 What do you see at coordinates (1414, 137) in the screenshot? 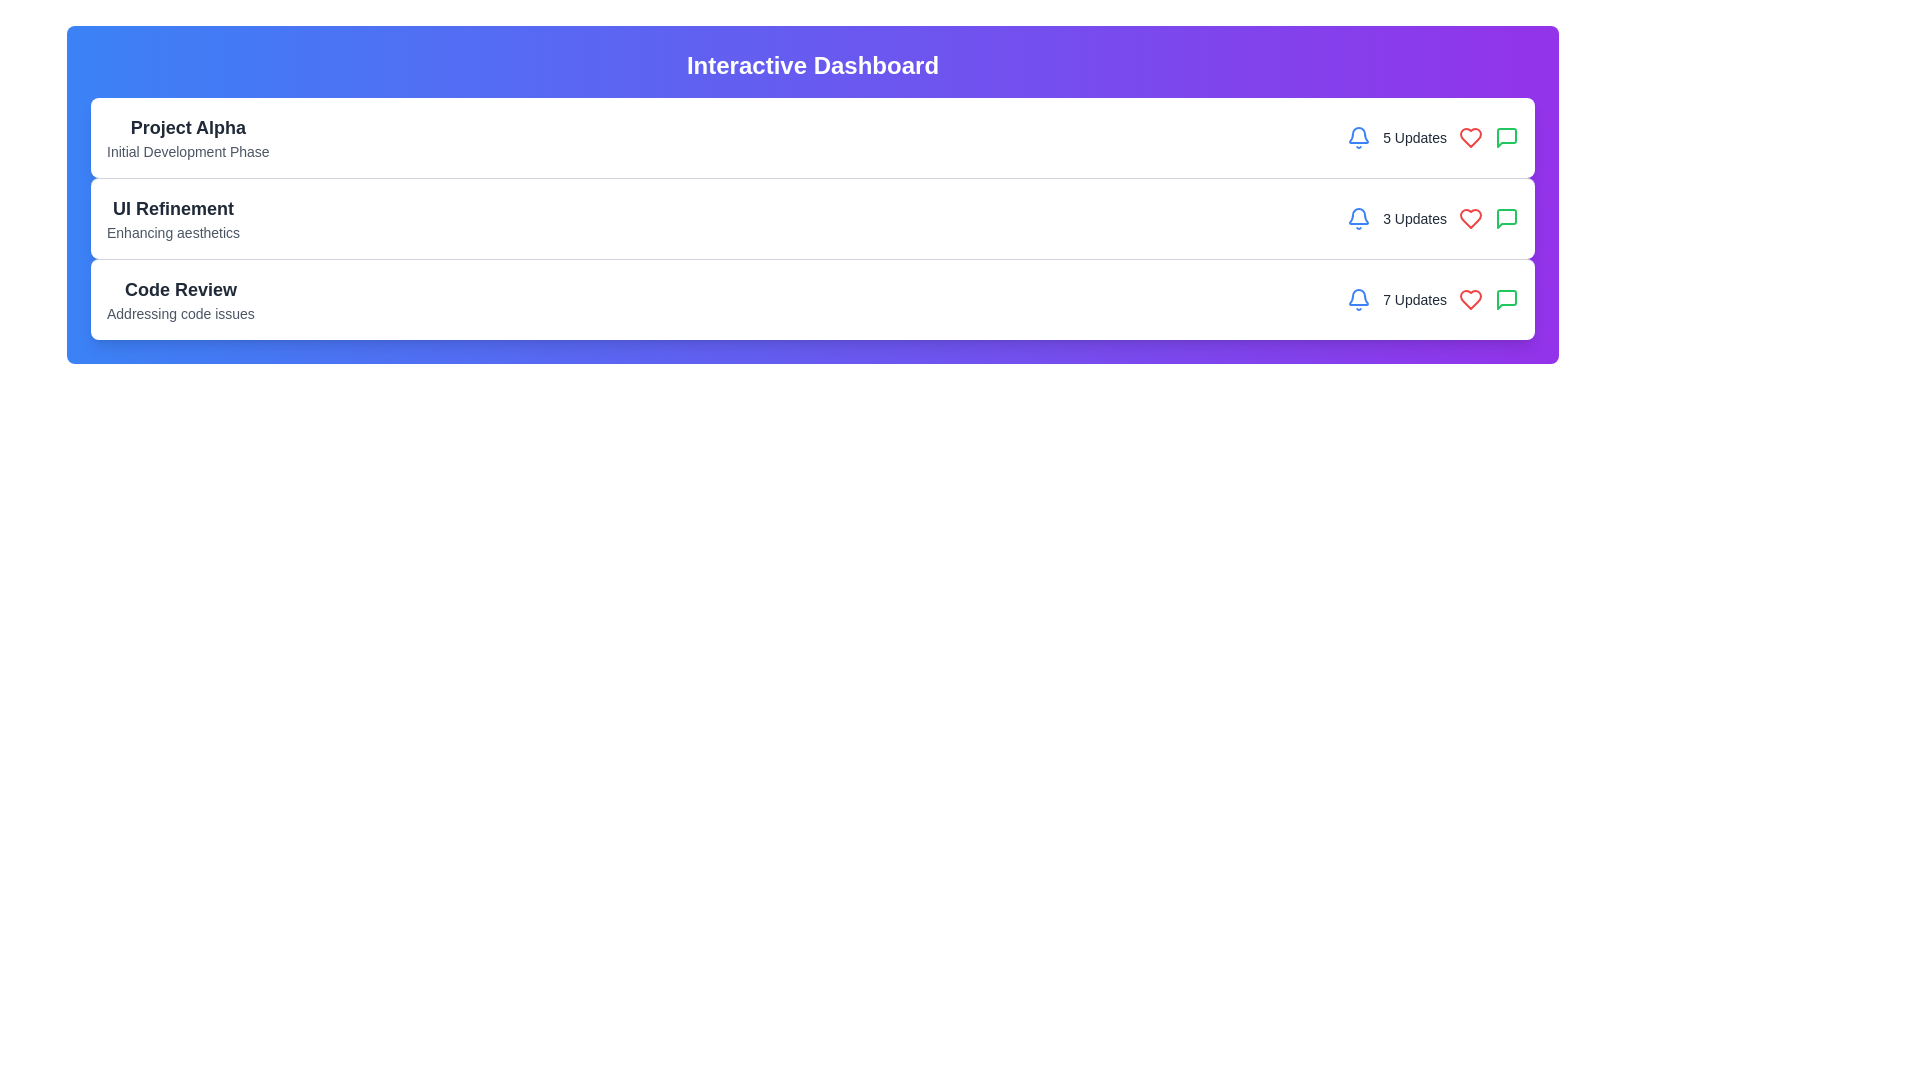
I see `the text label displaying '5 Updates', which is styled in dark gray and positioned adjacent to a blue bell icon` at bounding box center [1414, 137].